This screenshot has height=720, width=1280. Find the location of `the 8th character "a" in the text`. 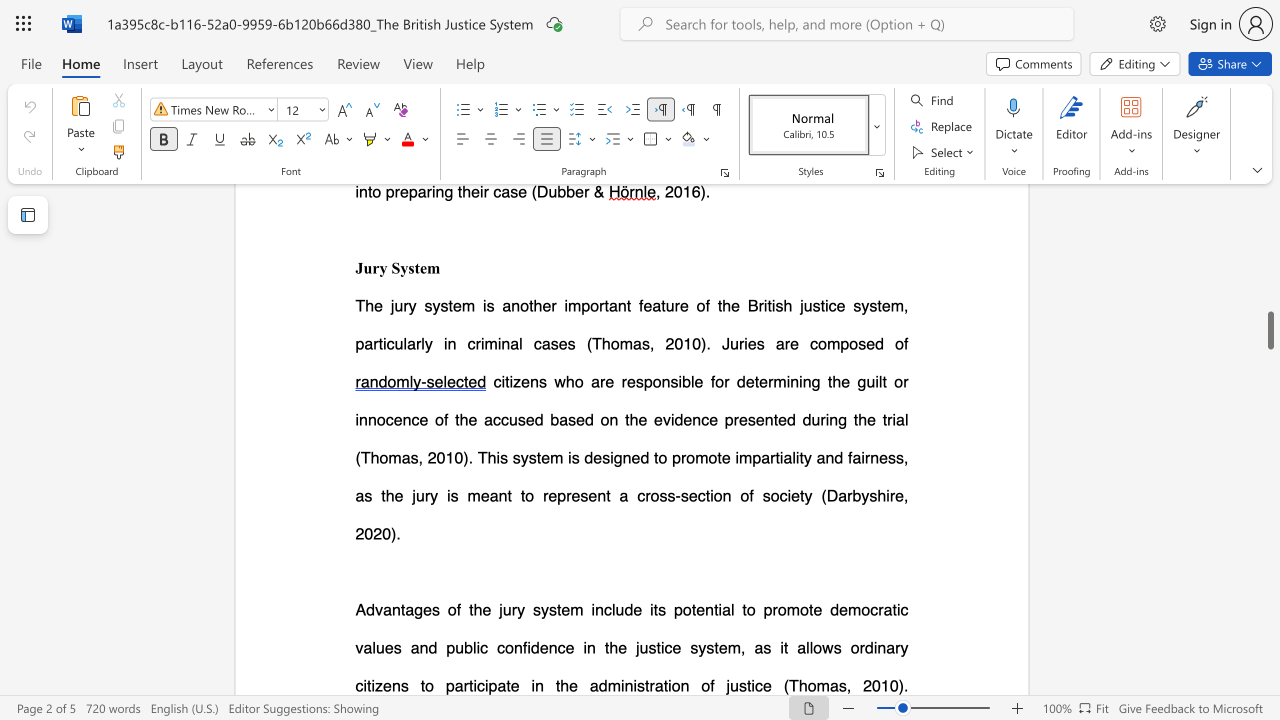

the 8th character "a" in the text is located at coordinates (801, 647).